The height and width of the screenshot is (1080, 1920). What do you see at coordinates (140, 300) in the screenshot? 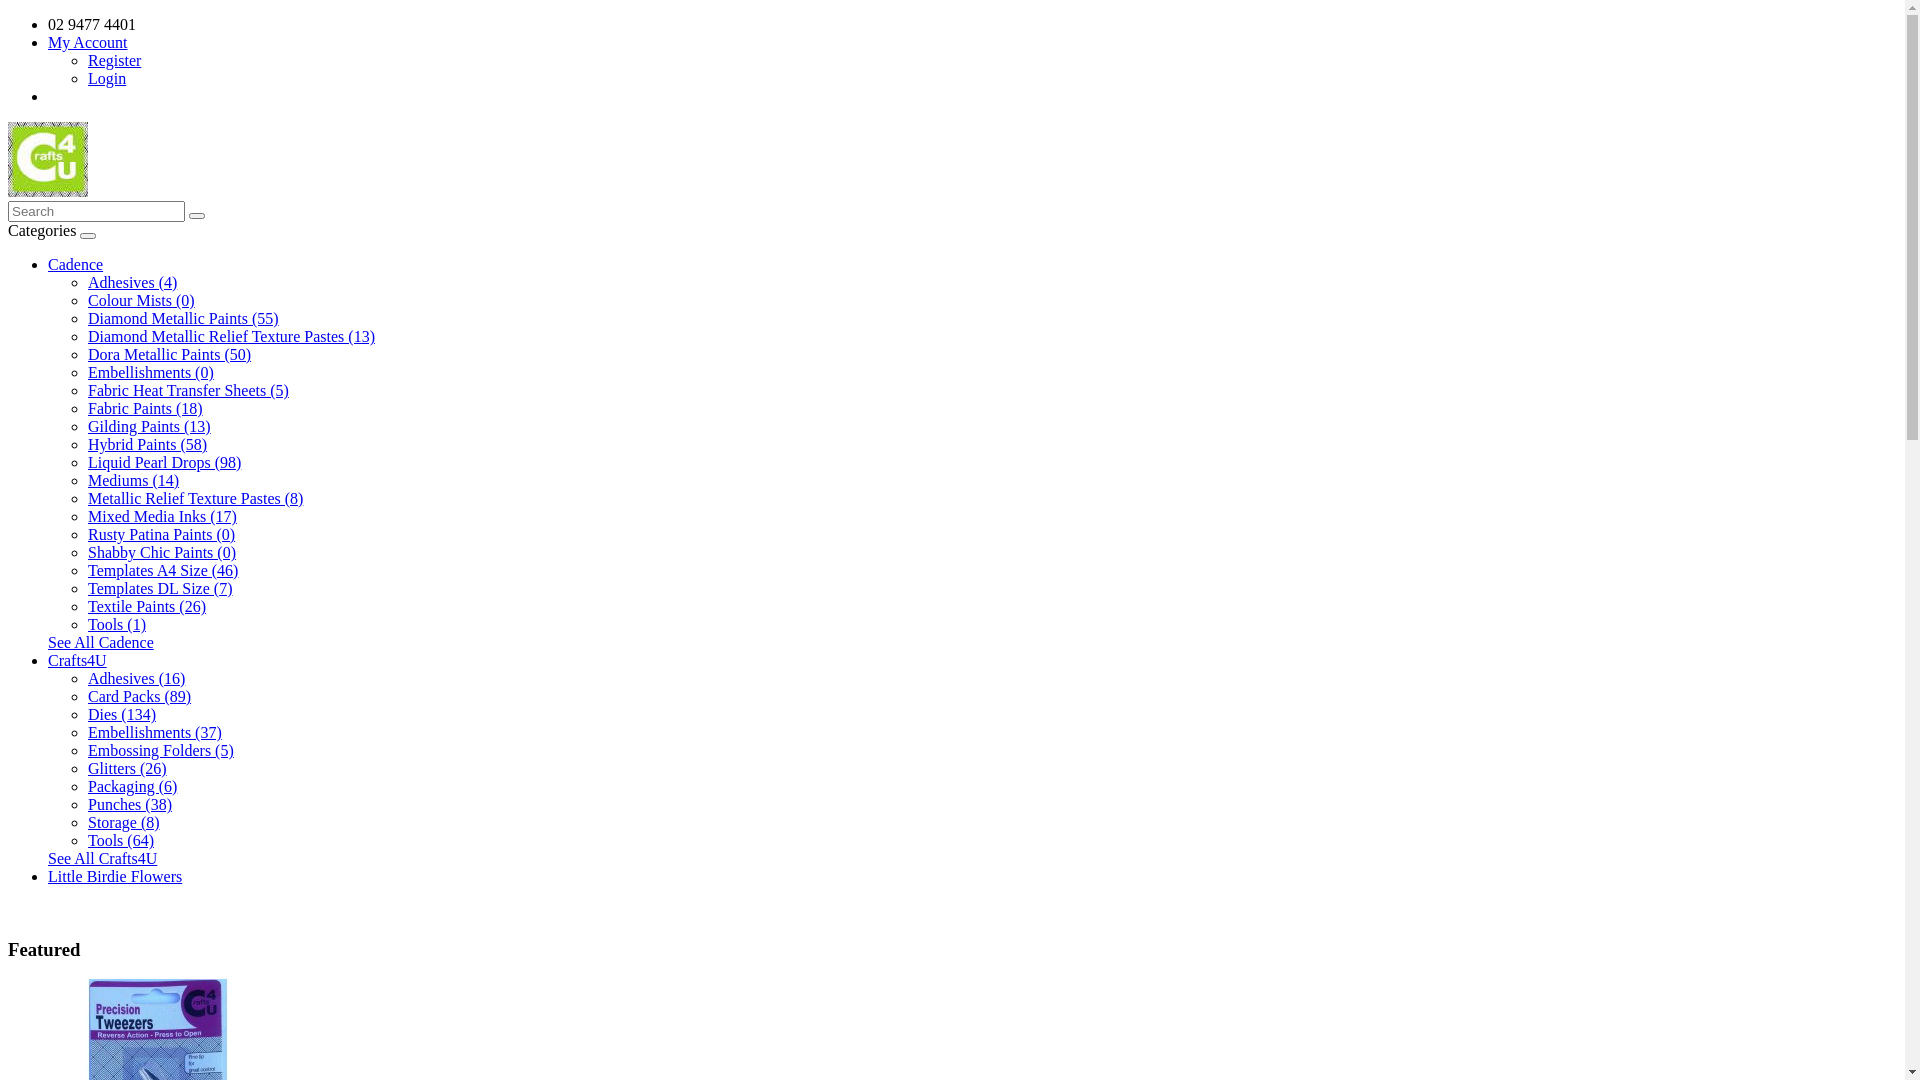
I see `'Colour Mists (0)'` at bounding box center [140, 300].